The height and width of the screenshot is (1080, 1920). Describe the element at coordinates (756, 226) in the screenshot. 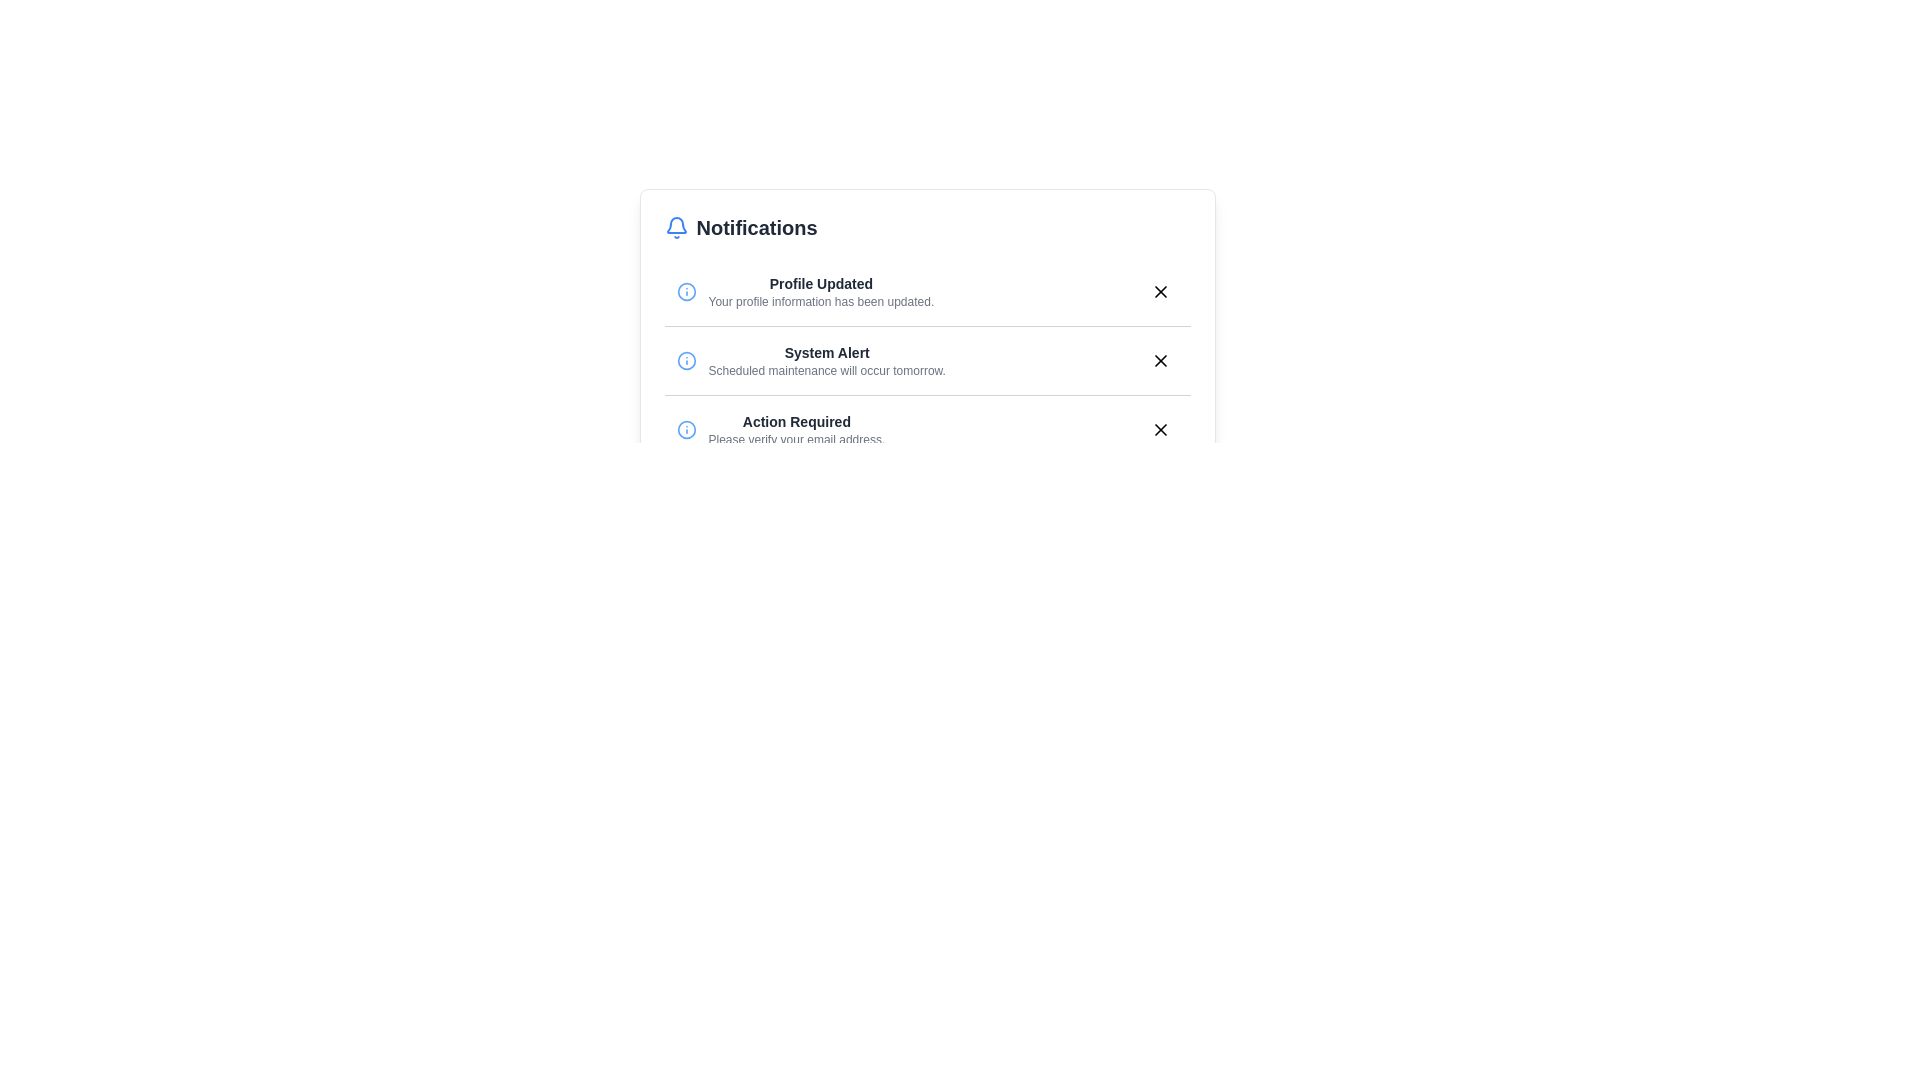

I see `the 'Notifications' text label, which is displayed in bold, dark-colored font and located in the top-left portion of the notification panel adjacent to a bell icon` at that location.